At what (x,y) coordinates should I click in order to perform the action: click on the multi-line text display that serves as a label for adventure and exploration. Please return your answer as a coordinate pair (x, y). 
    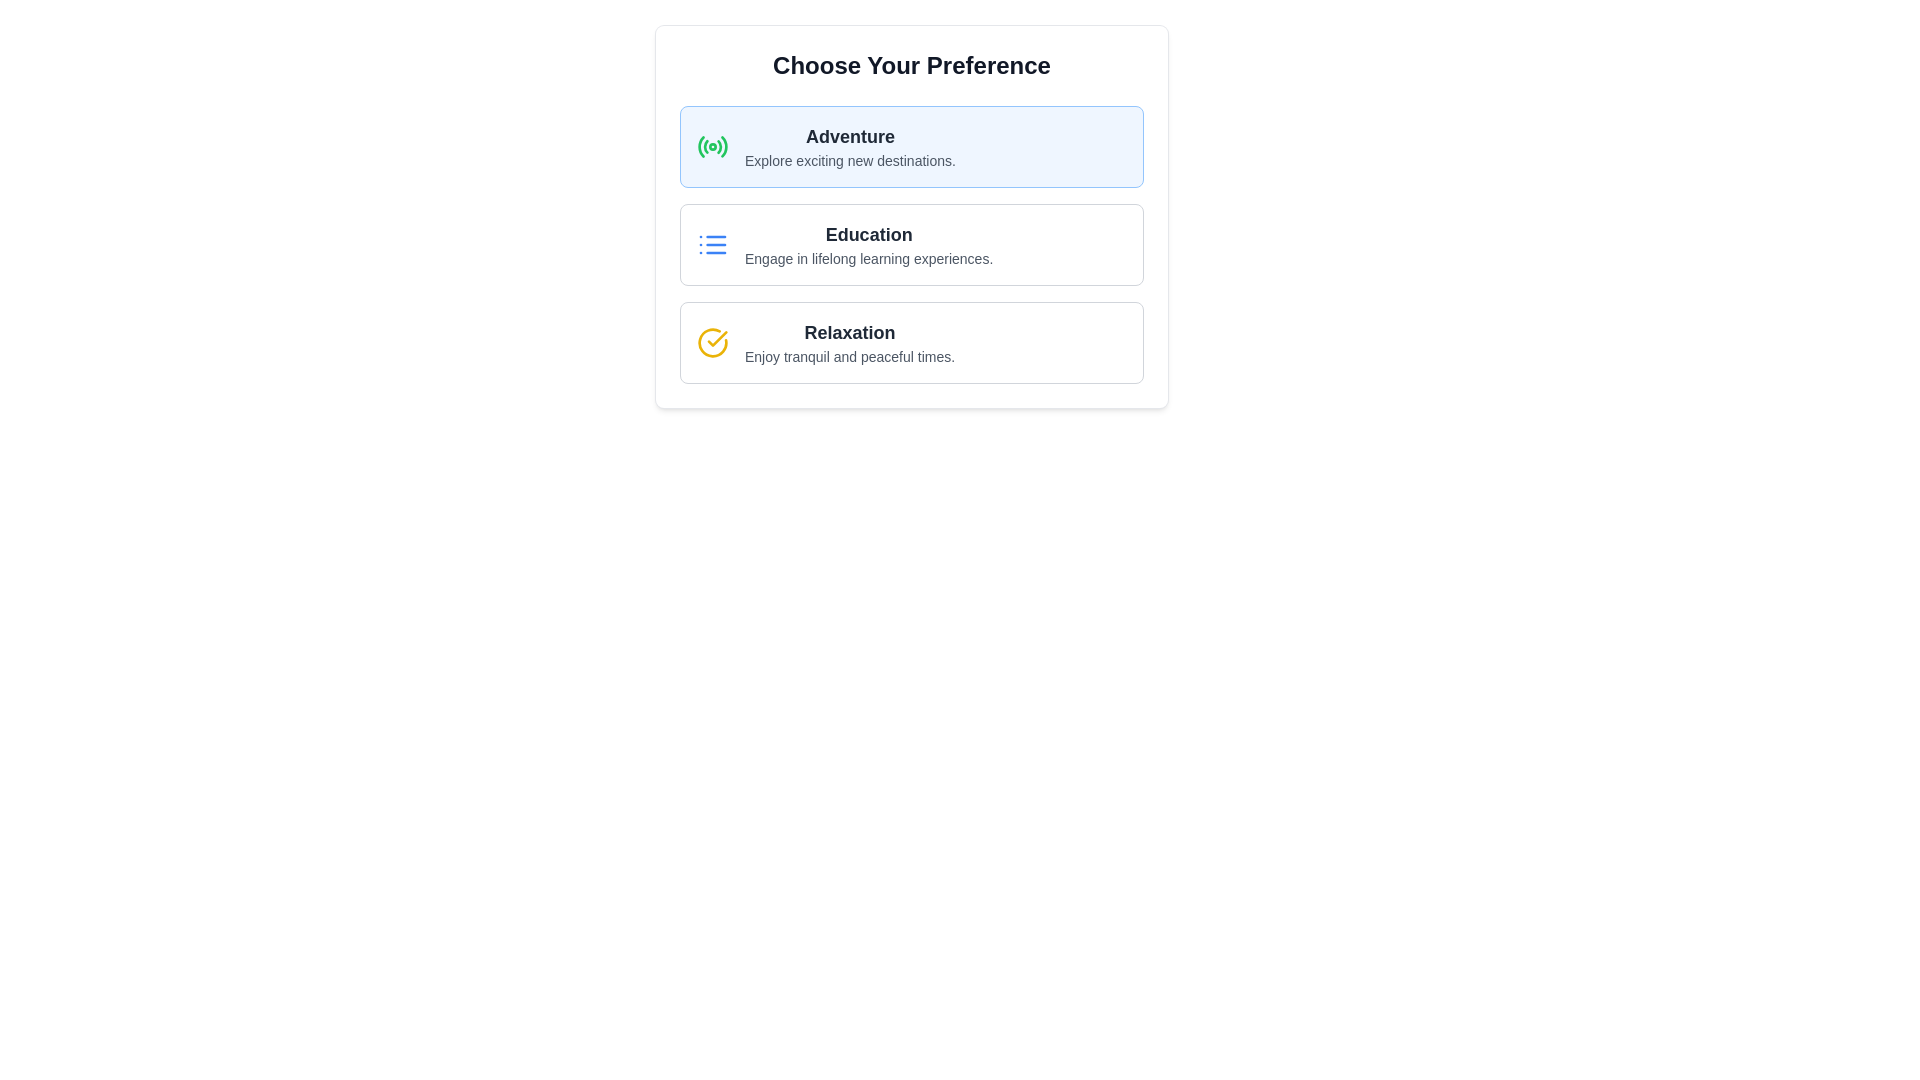
    Looking at the image, I should click on (850, 145).